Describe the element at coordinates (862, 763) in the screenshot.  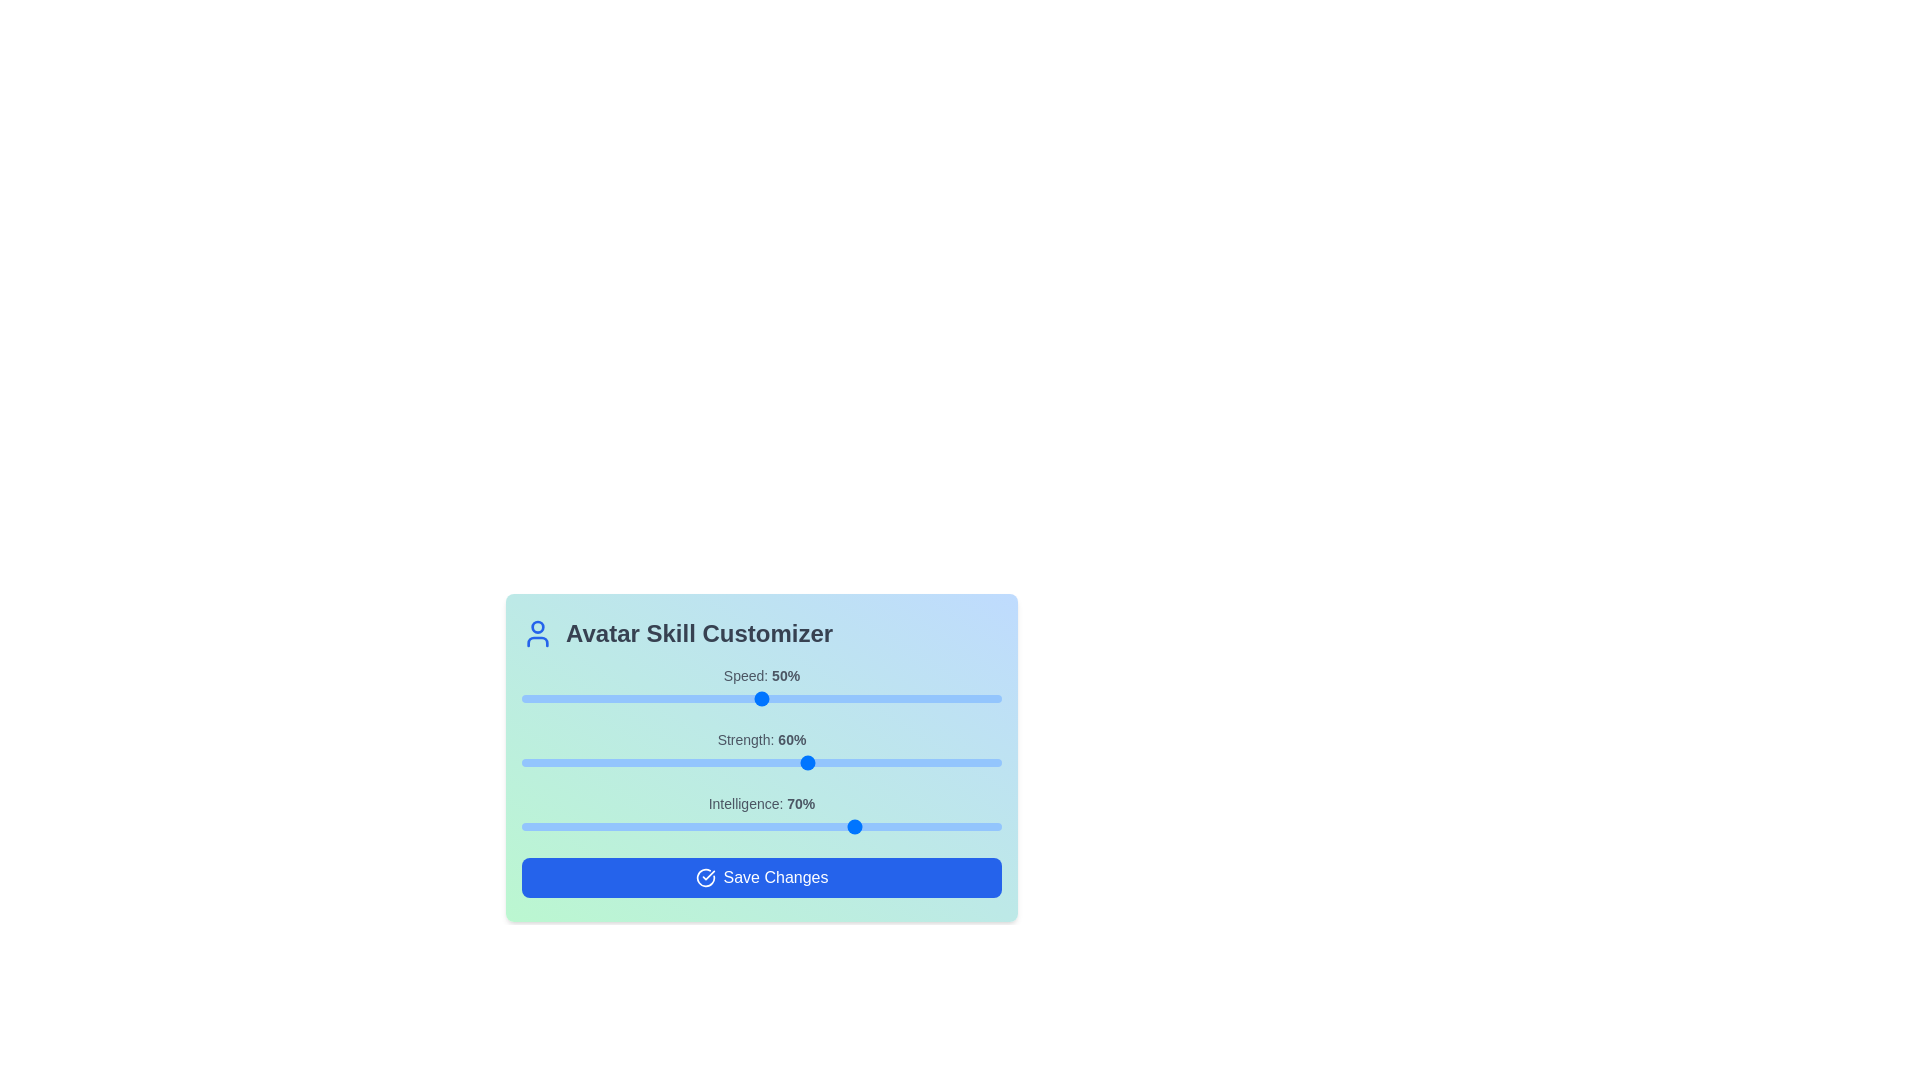
I see `the strength attribute` at that location.